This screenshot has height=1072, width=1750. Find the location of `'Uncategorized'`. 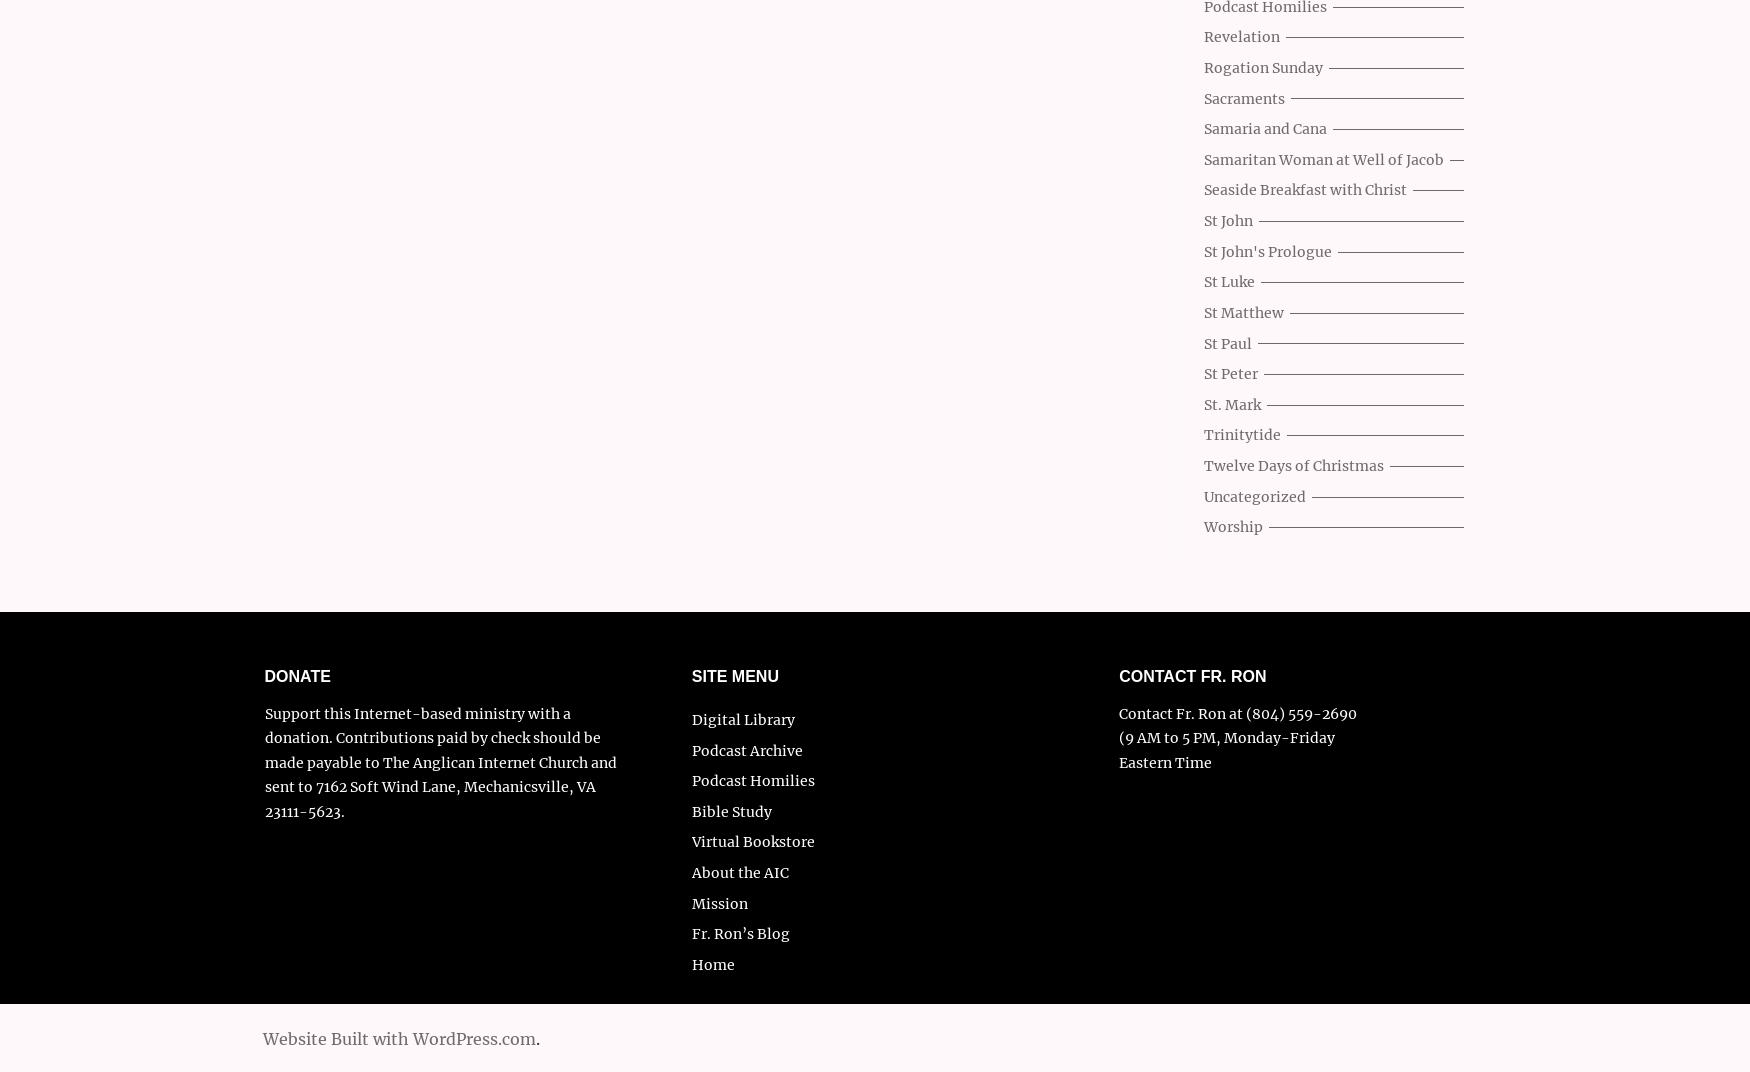

'Uncategorized' is located at coordinates (1204, 496).